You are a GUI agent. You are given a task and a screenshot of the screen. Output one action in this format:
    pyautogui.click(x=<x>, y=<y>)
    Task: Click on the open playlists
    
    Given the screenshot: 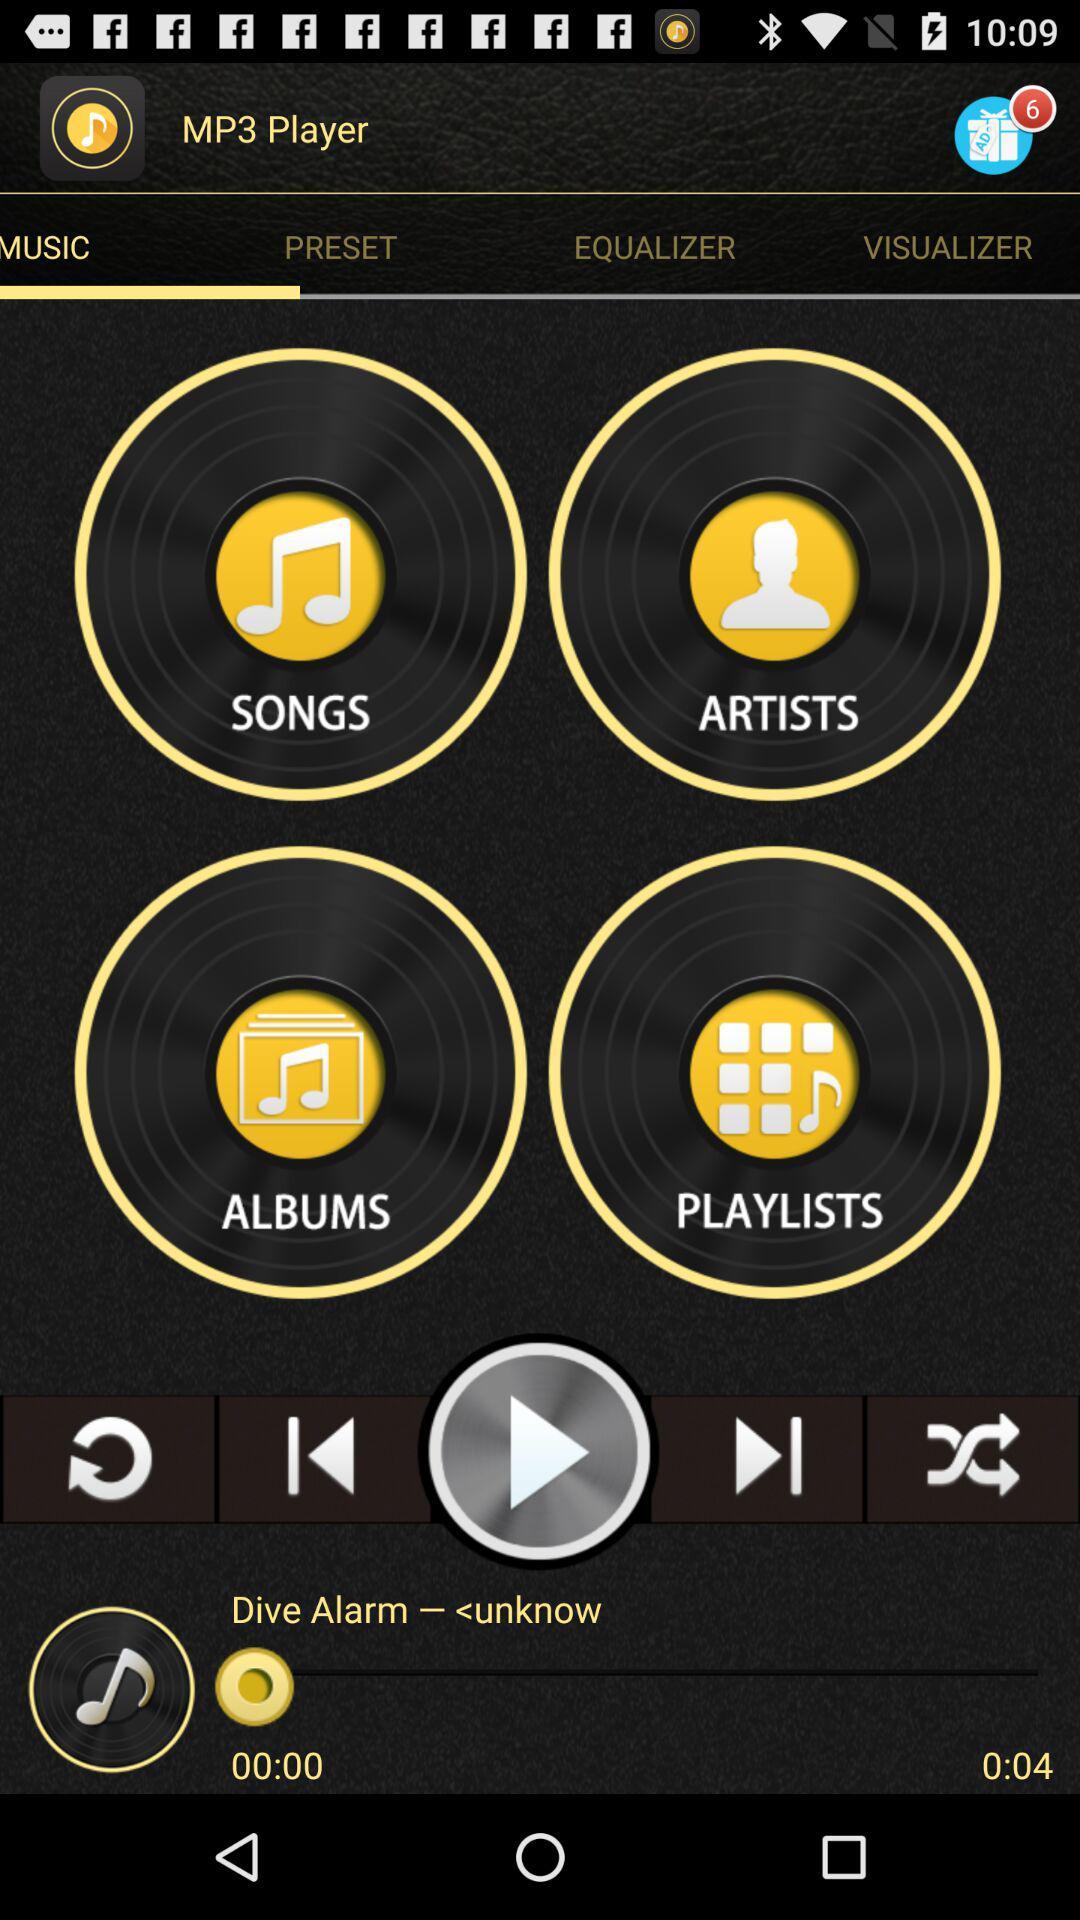 What is the action you would take?
    pyautogui.click(x=775, y=1071)
    